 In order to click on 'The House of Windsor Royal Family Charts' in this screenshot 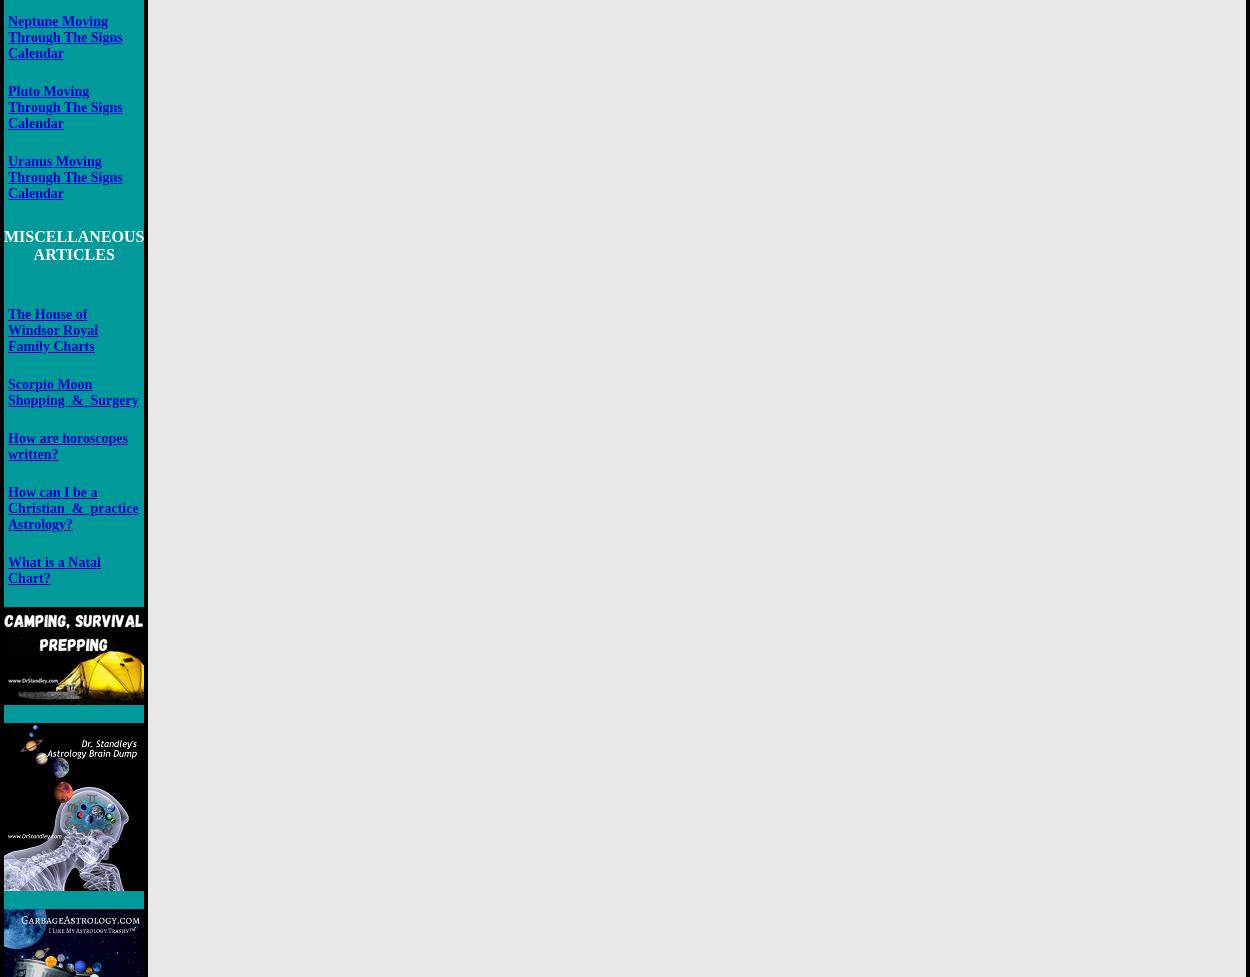, I will do `click(53, 329)`.